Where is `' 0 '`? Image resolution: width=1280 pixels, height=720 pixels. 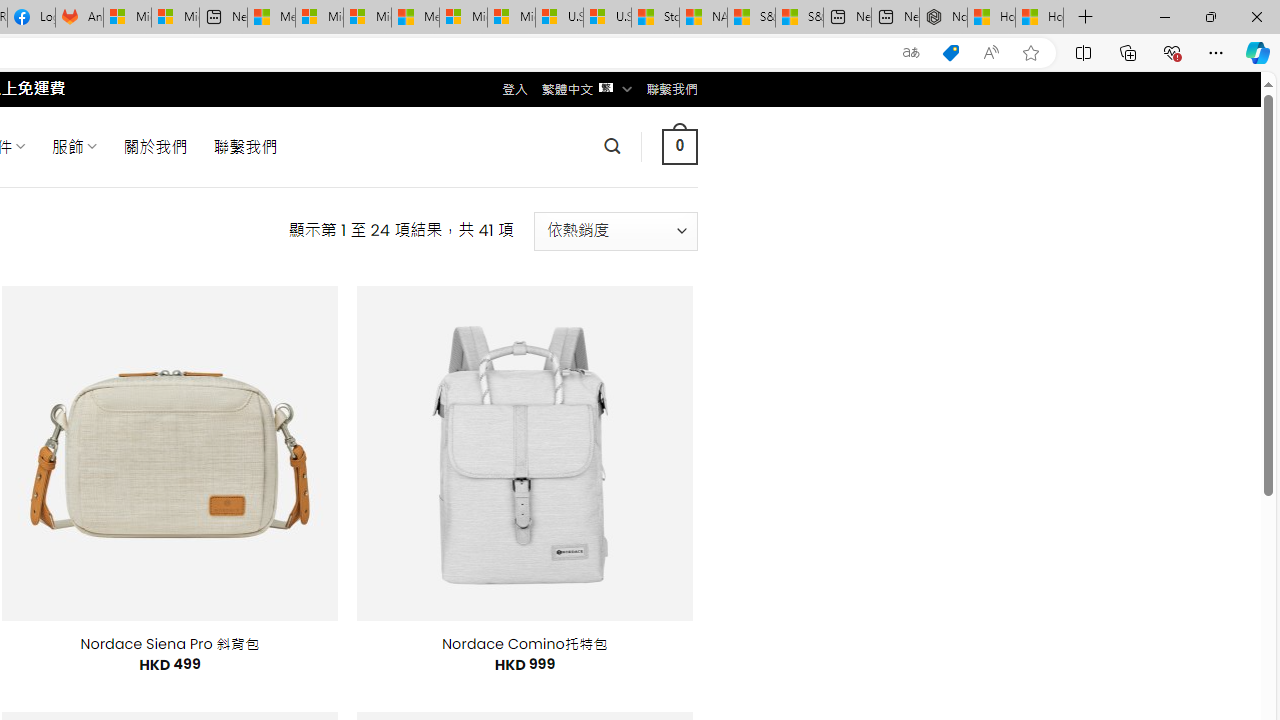 ' 0 ' is located at coordinates (679, 145).